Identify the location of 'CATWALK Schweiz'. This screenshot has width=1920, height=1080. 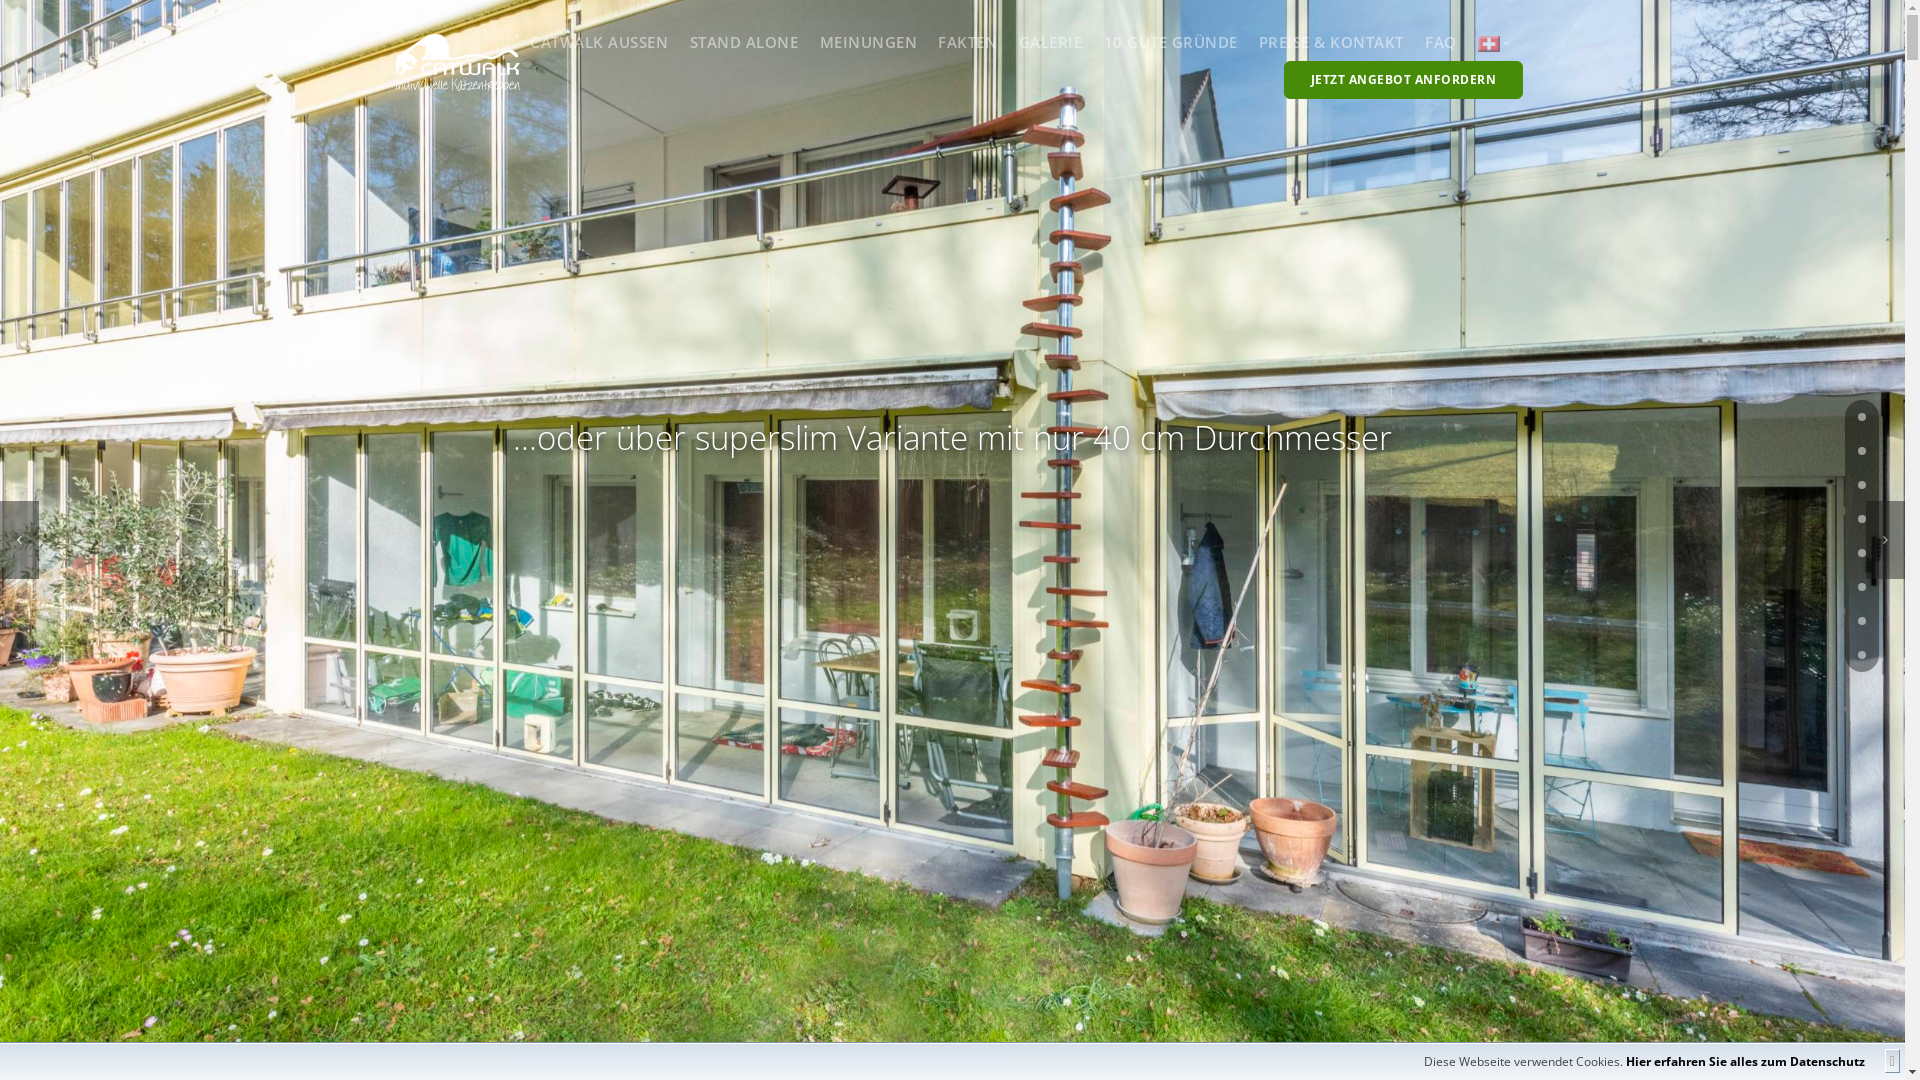
(1488, 43).